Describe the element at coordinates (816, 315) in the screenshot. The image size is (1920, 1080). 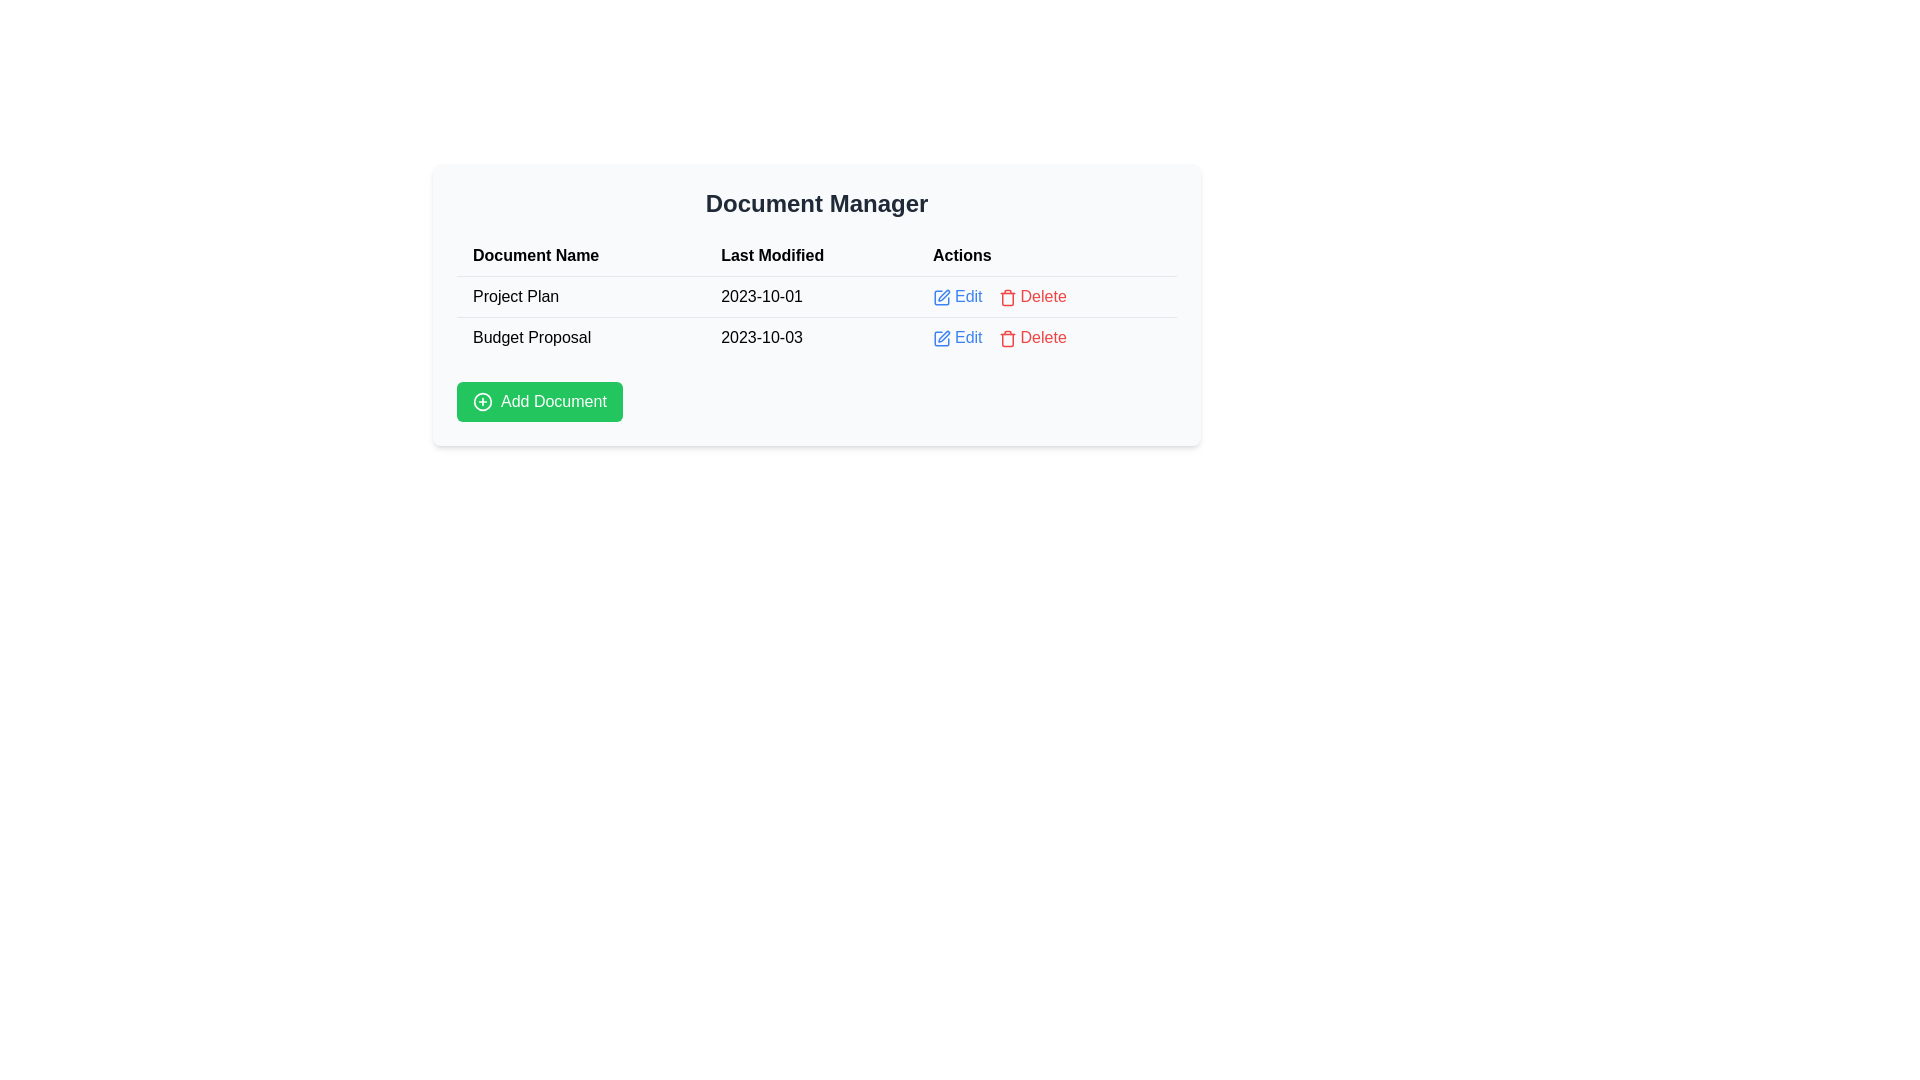
I see `the first row of the table in the 'Document Manager' section, which displays the 'Project Plan' record` at that location.